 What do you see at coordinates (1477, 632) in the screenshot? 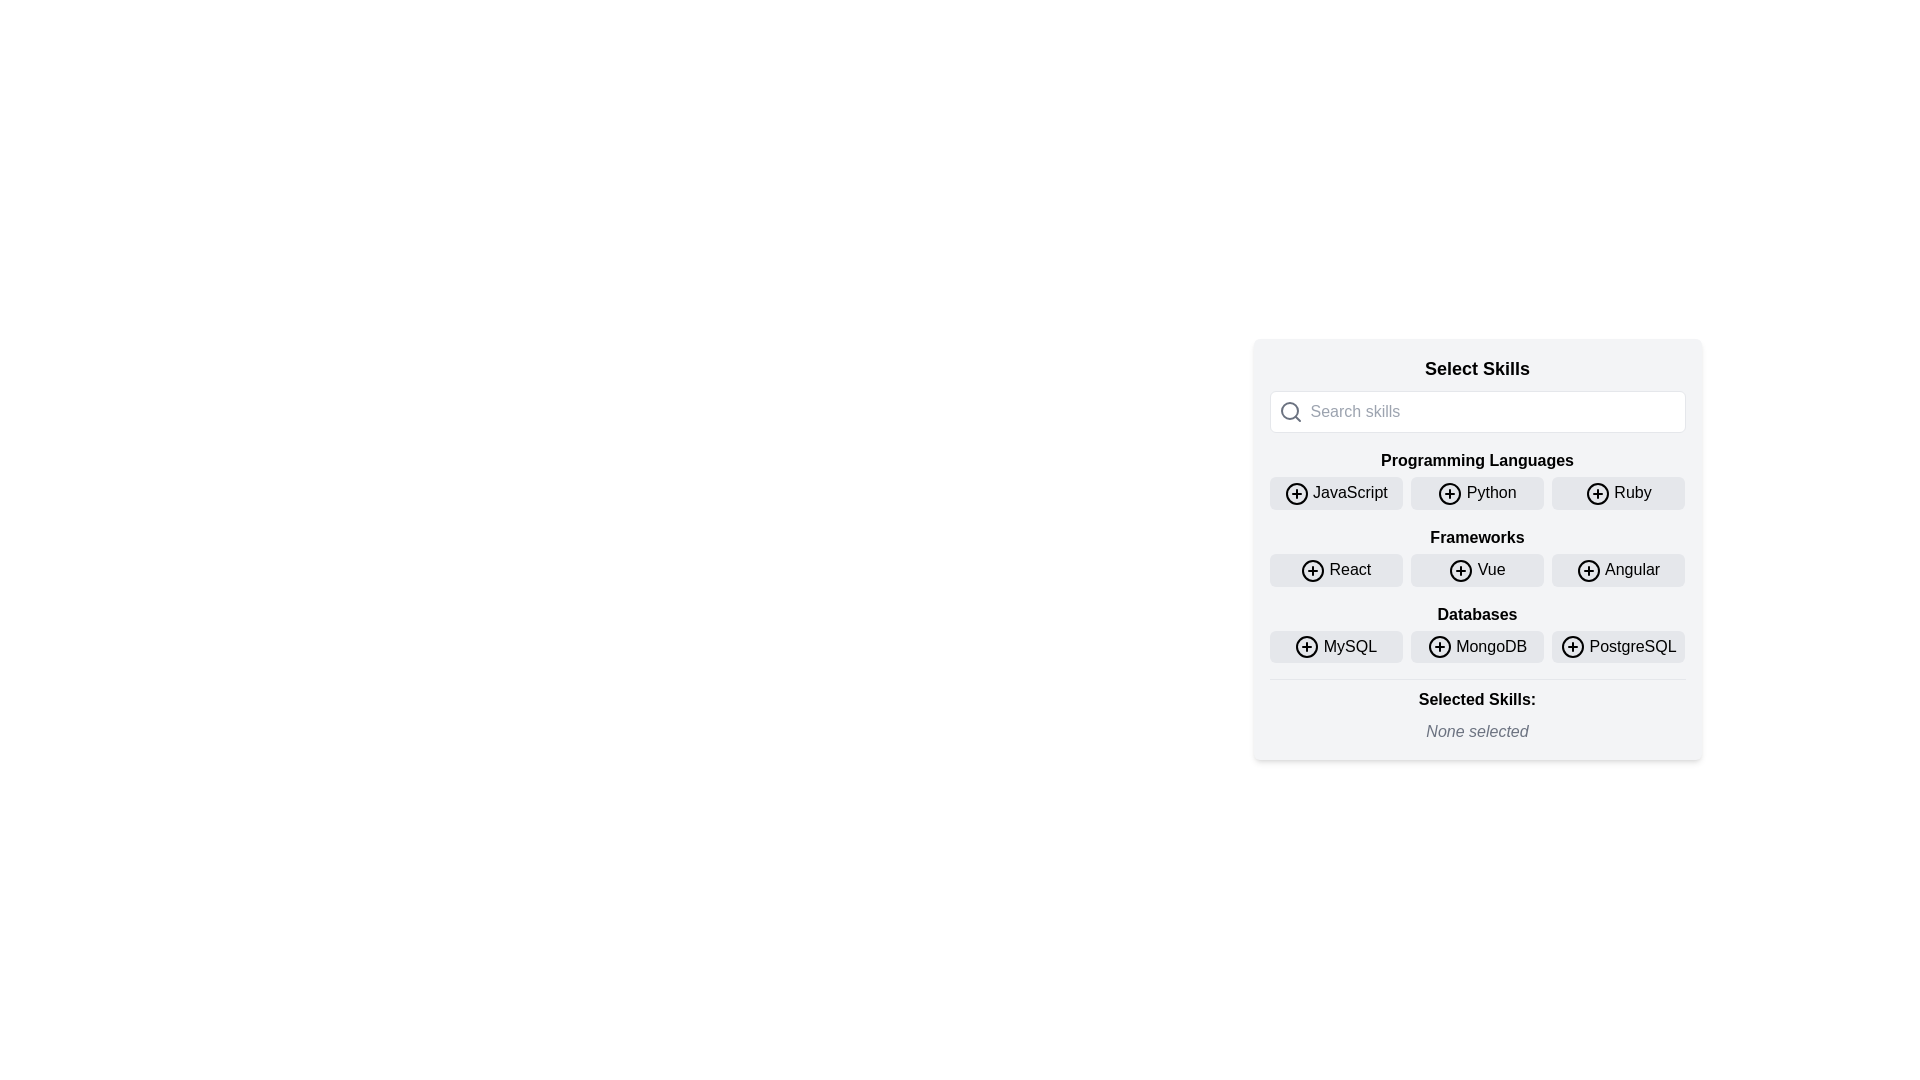
I see `the buttons in the 'Databases' section titled 'MySQL', 'MongoDB', and 'PostgreSQL'` at bounding box center [1477, 632].